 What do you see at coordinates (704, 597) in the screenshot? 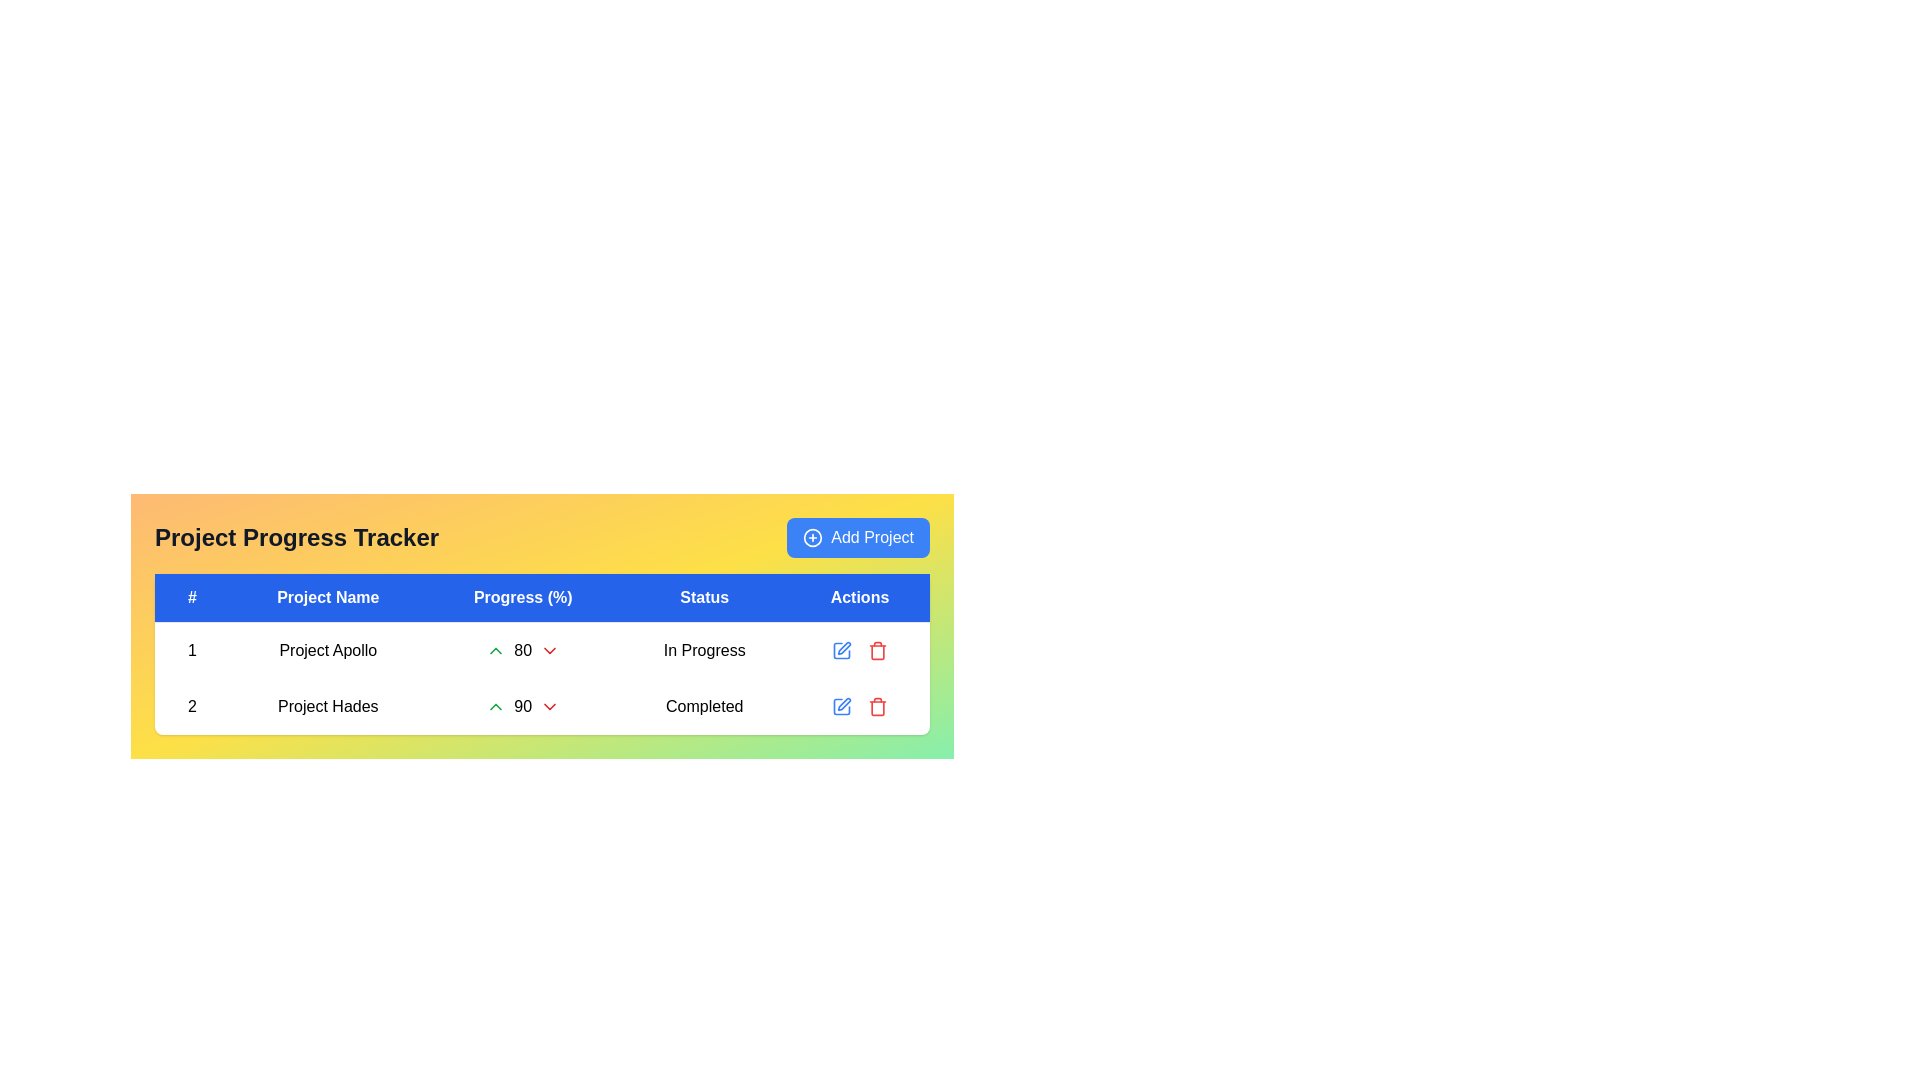
I see `the 'Status' text label element, which is a rectangular button-like component with a blue background and white text, located in the header row of a table` at bounding box center [704, 597].